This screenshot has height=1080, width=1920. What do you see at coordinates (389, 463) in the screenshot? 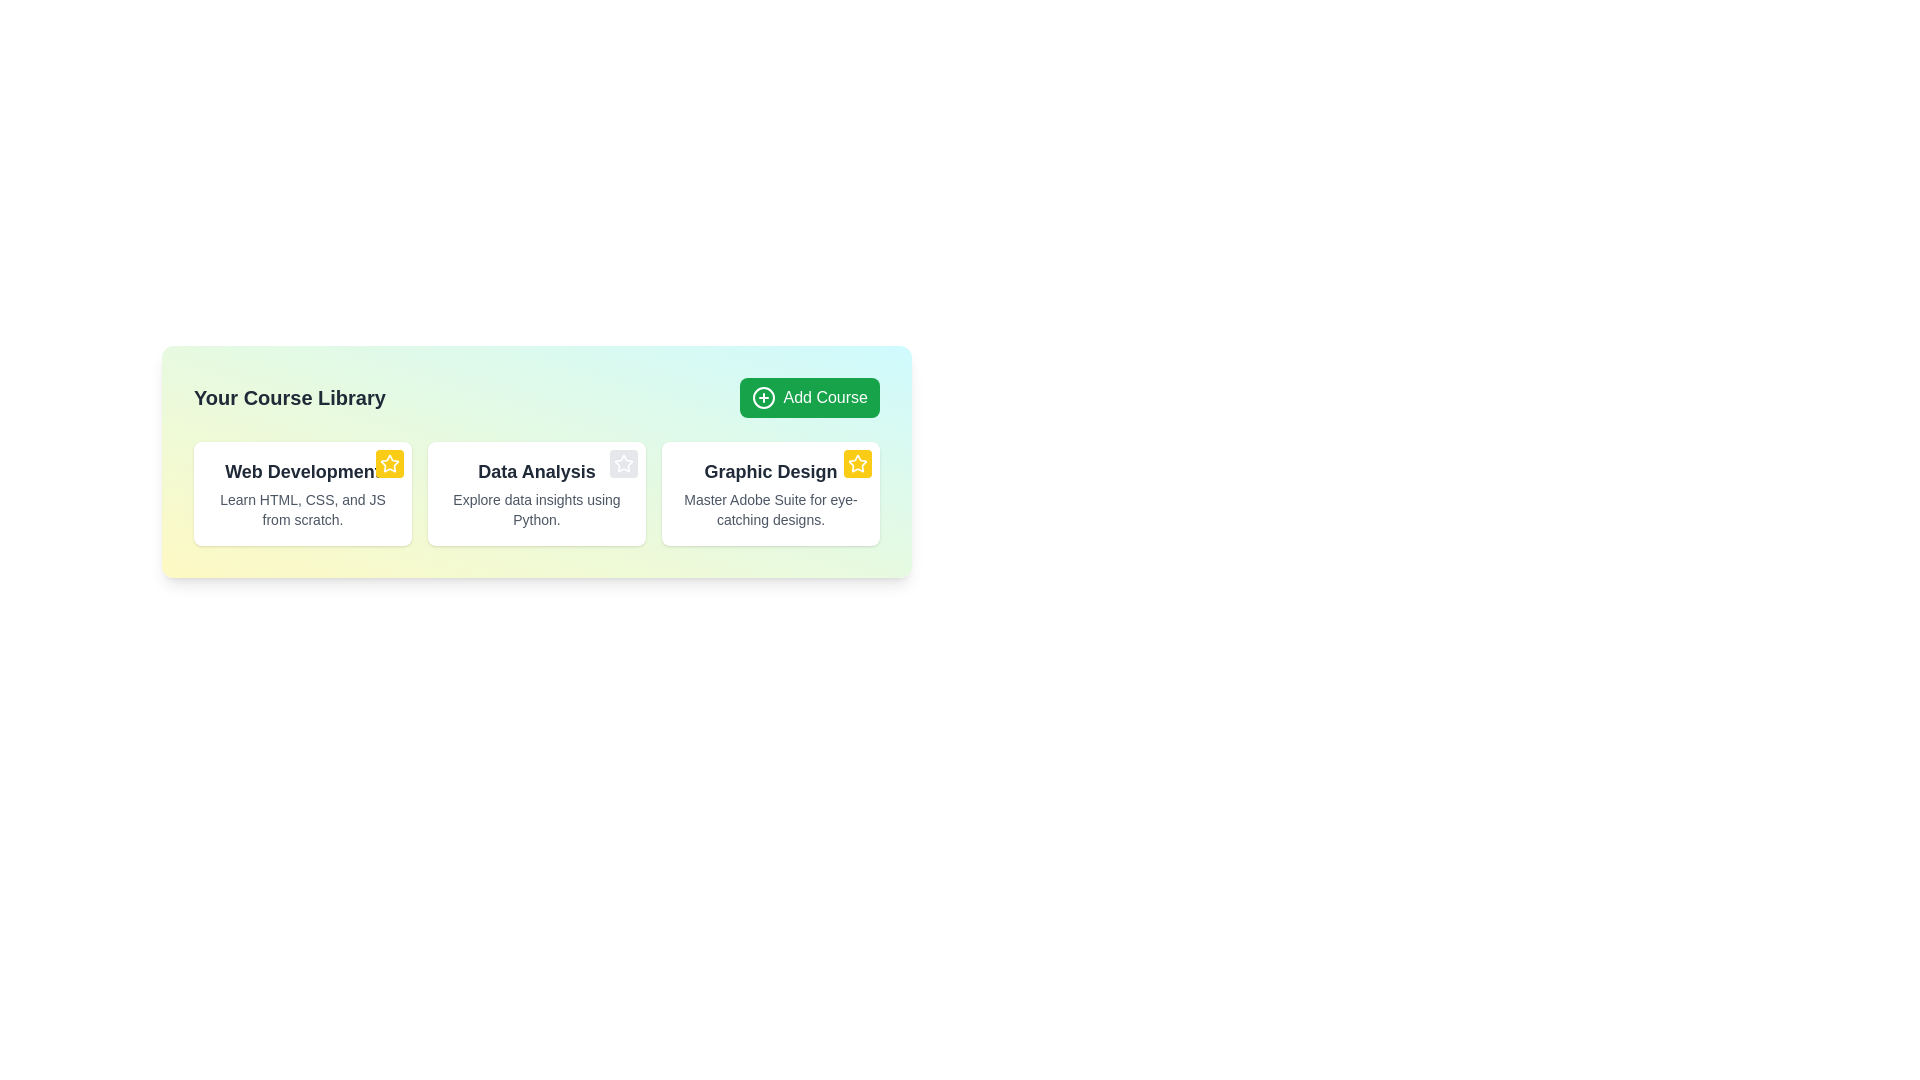
I see `the star icon within the 'Web Development' card to mark the course as a favorite` at bounding box center [389, 463].